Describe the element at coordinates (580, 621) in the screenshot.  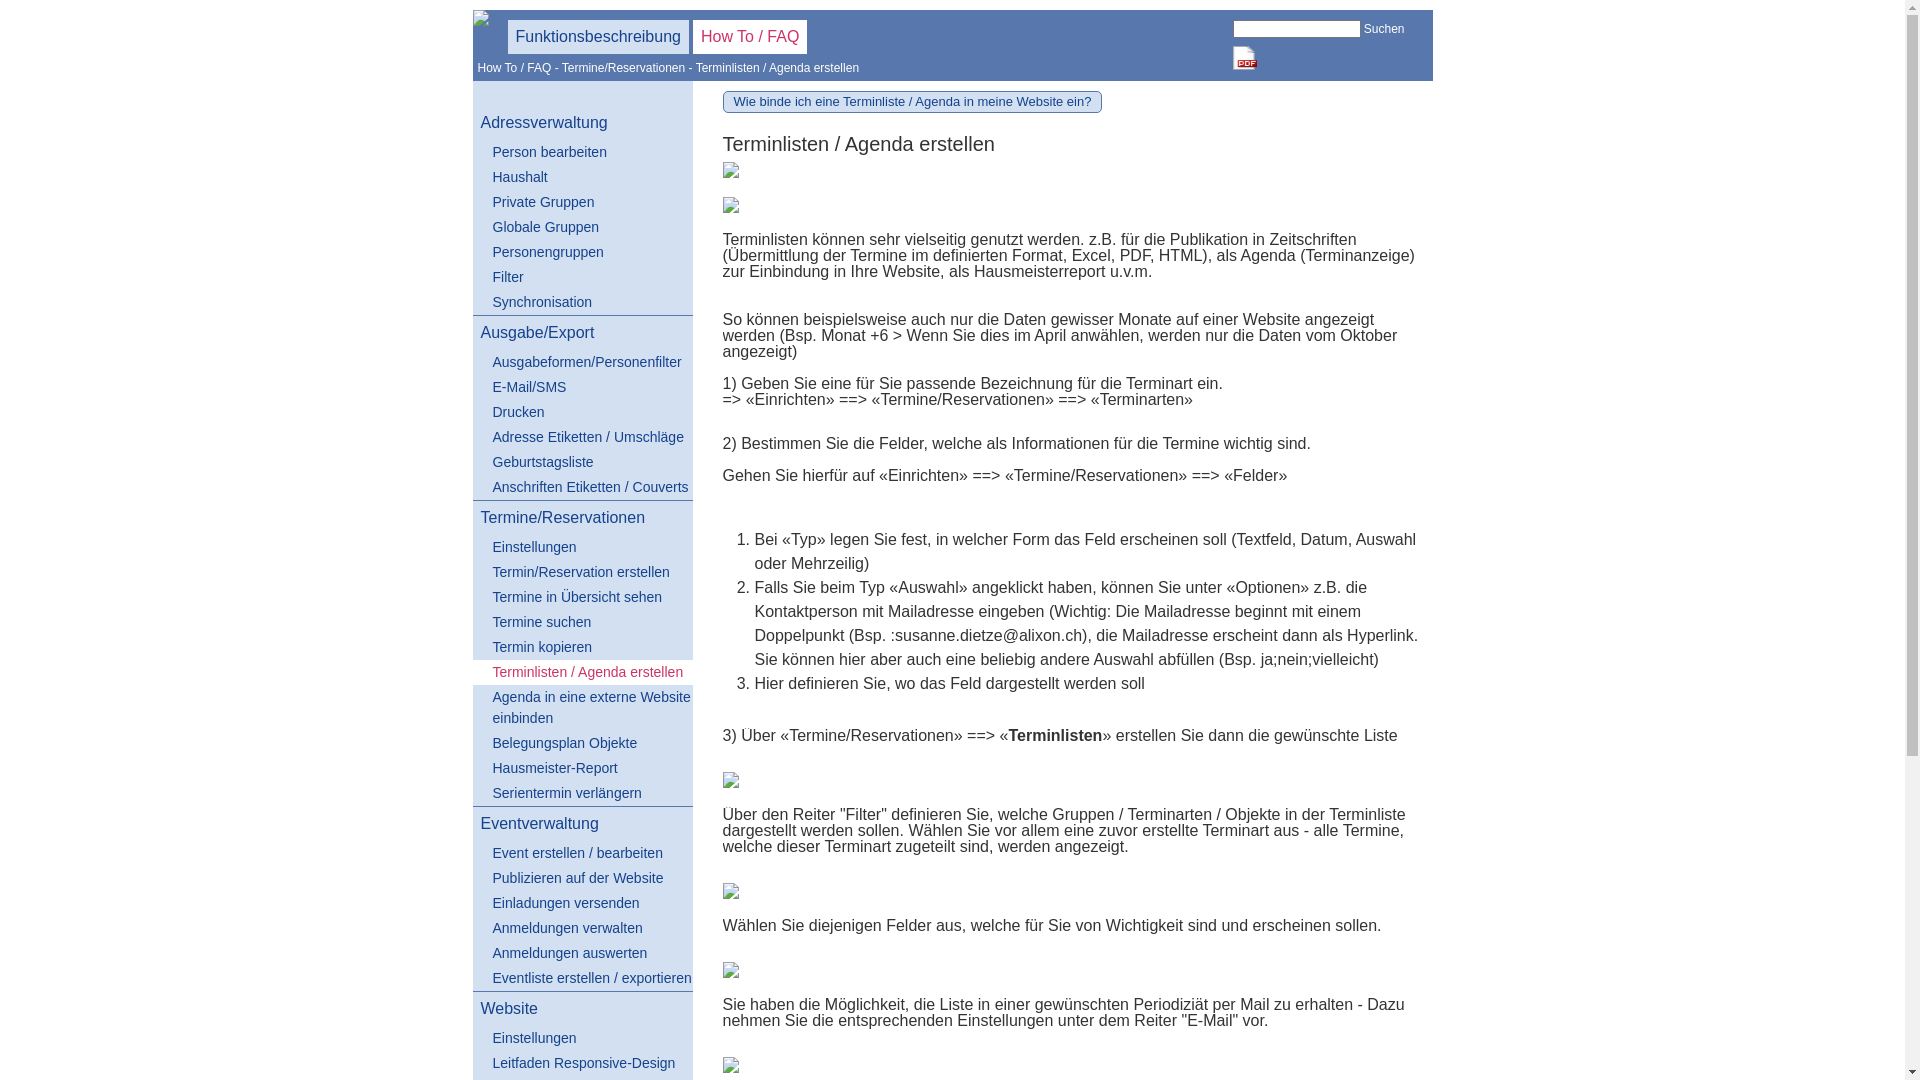
I see `'Termine suchen'` at that location.